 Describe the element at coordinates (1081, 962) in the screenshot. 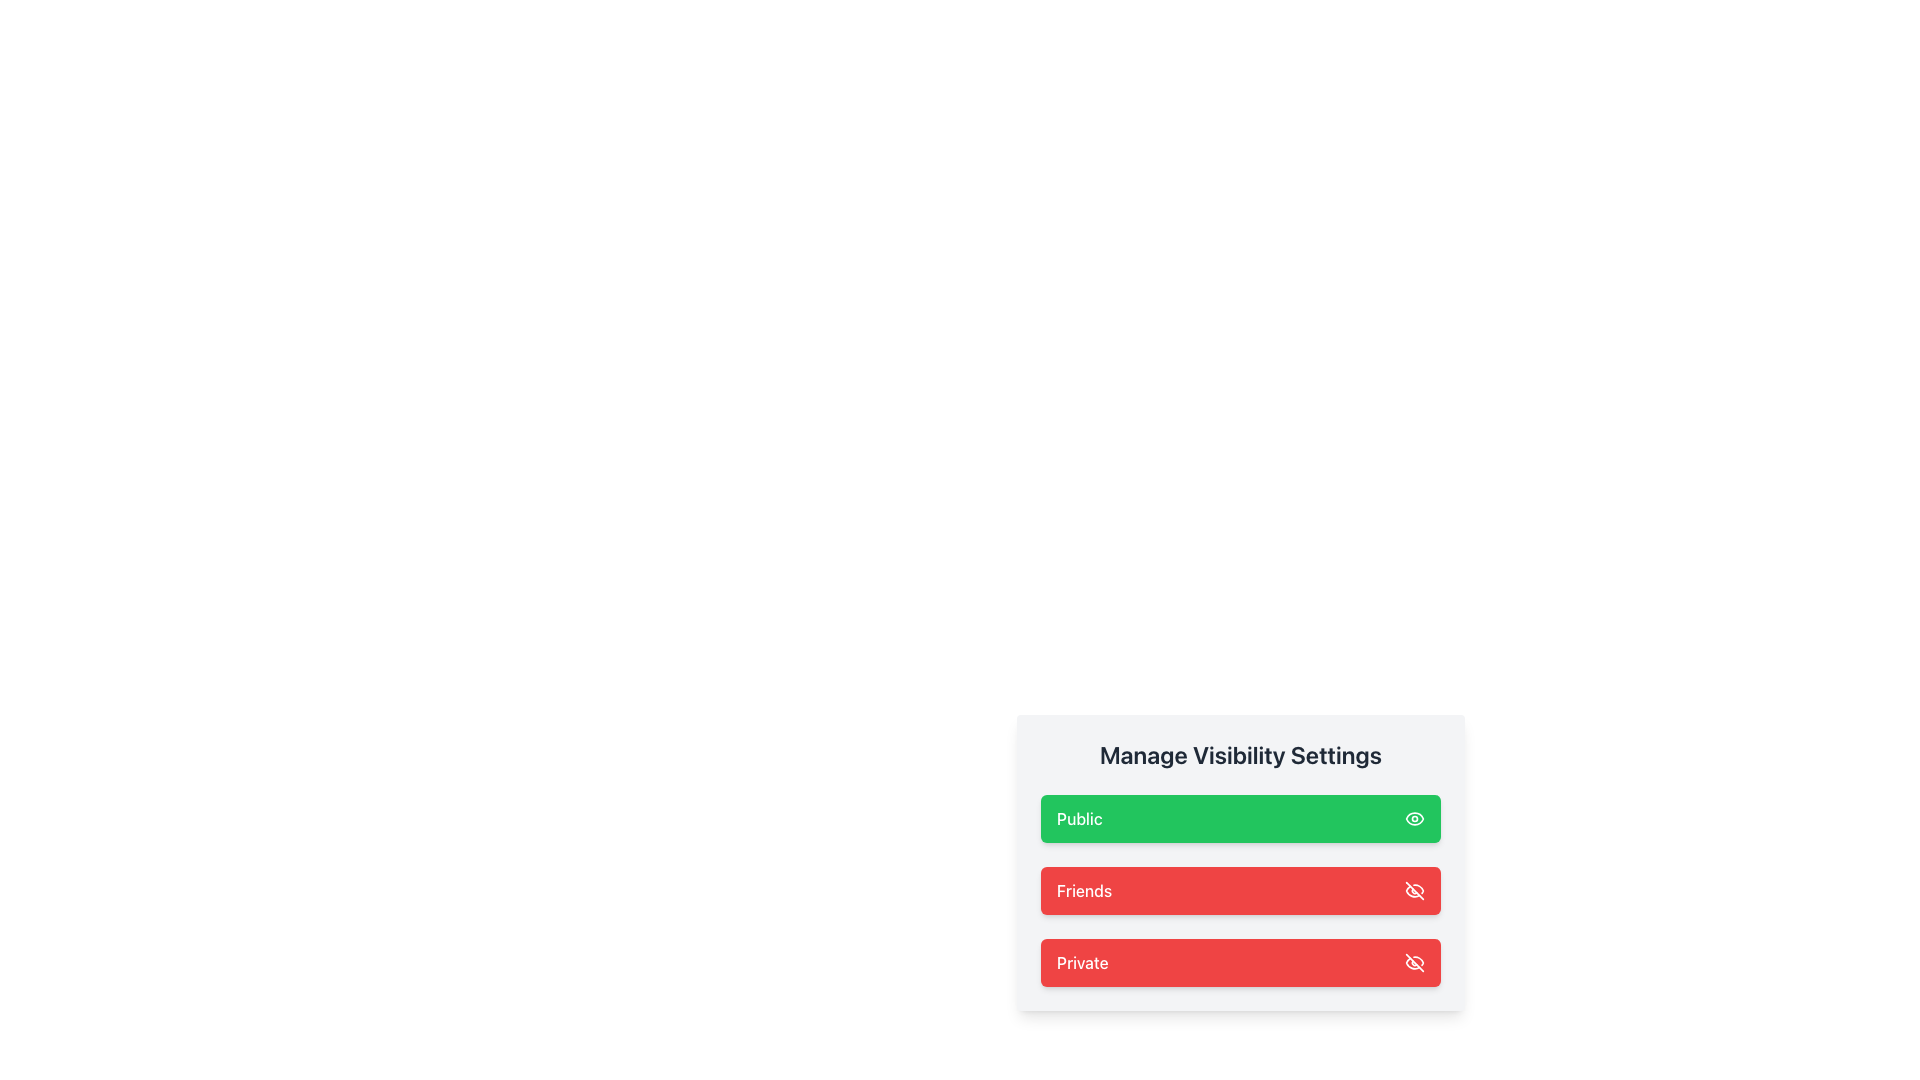

I see `the button labeled 'Private' which has a red background and white font, located at the bottom of the 'Manage Visibility Settings' section to set visibility to 'Private'` at that location.